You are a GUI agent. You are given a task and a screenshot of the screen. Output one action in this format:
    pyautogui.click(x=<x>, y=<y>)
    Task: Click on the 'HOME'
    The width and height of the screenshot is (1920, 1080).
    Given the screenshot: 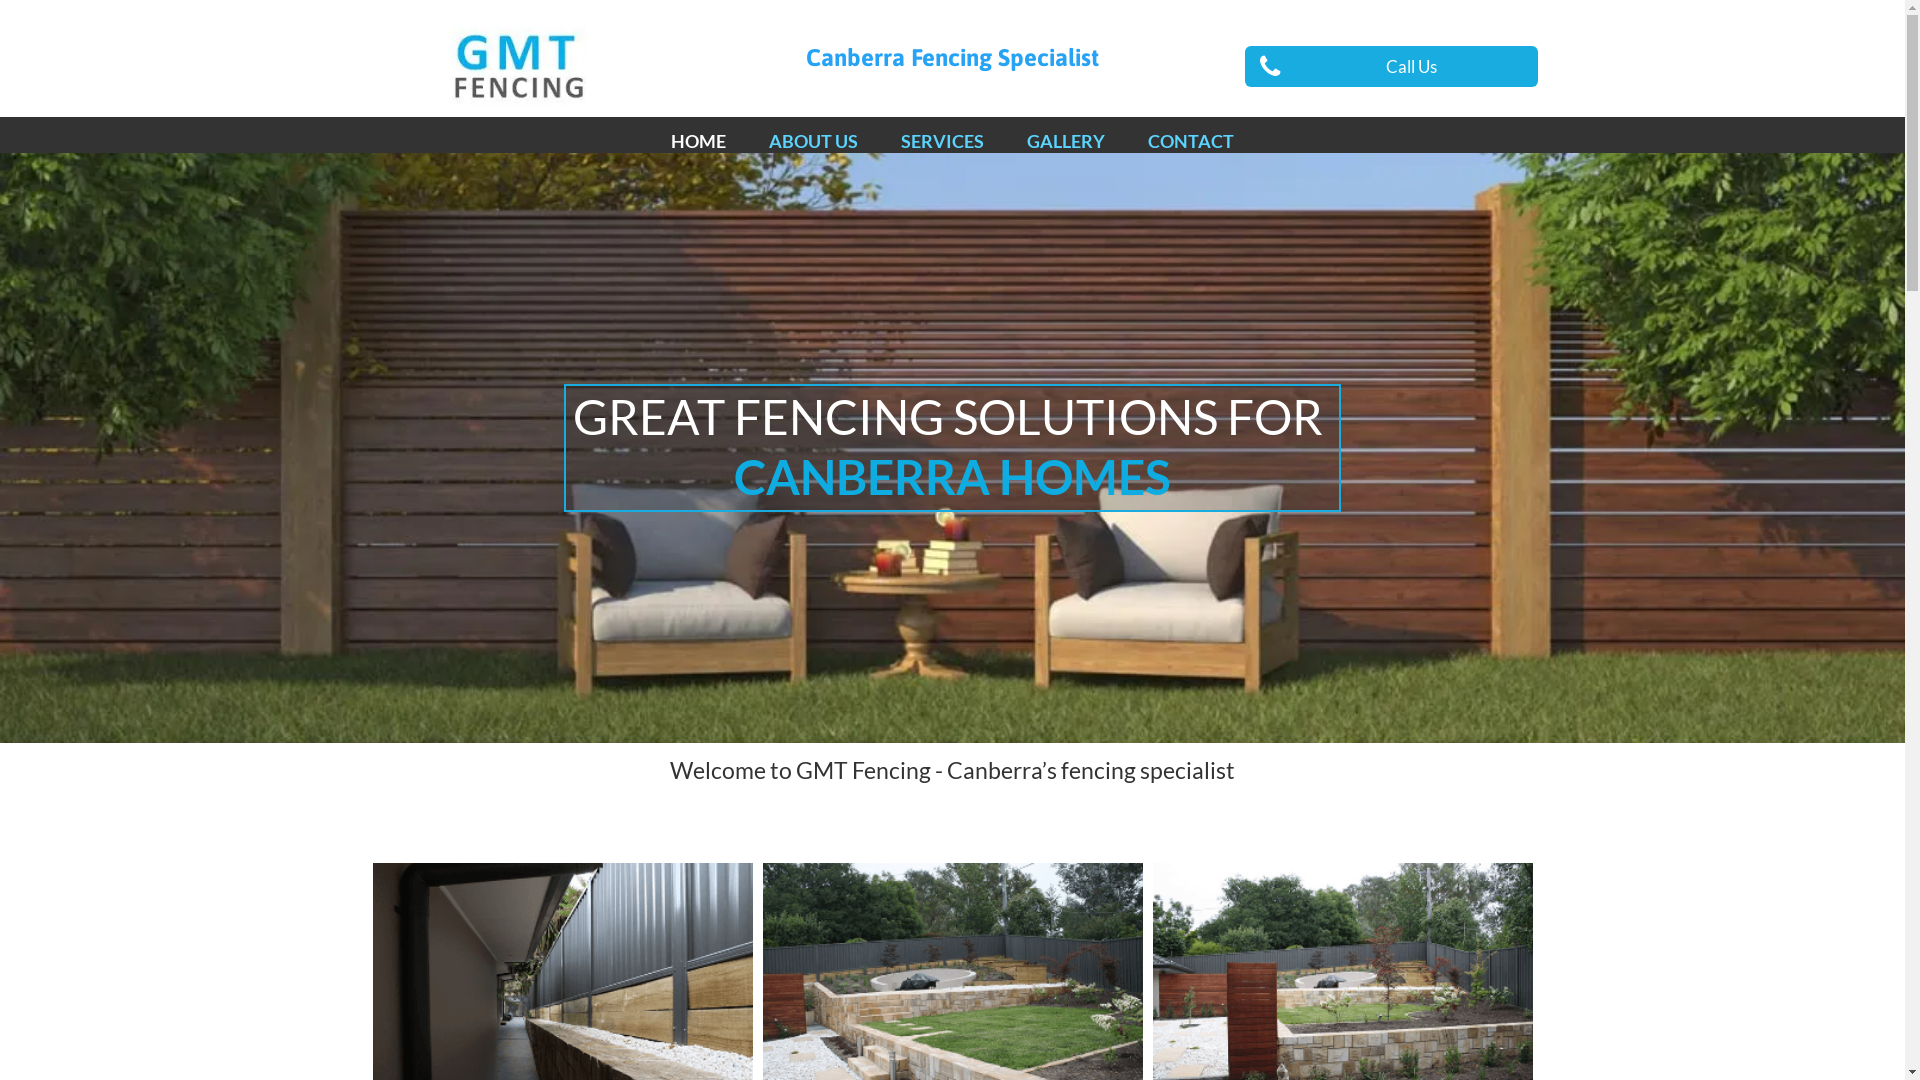 What is the action you would take?
    pyautogui.click(x=698, y=140)
    